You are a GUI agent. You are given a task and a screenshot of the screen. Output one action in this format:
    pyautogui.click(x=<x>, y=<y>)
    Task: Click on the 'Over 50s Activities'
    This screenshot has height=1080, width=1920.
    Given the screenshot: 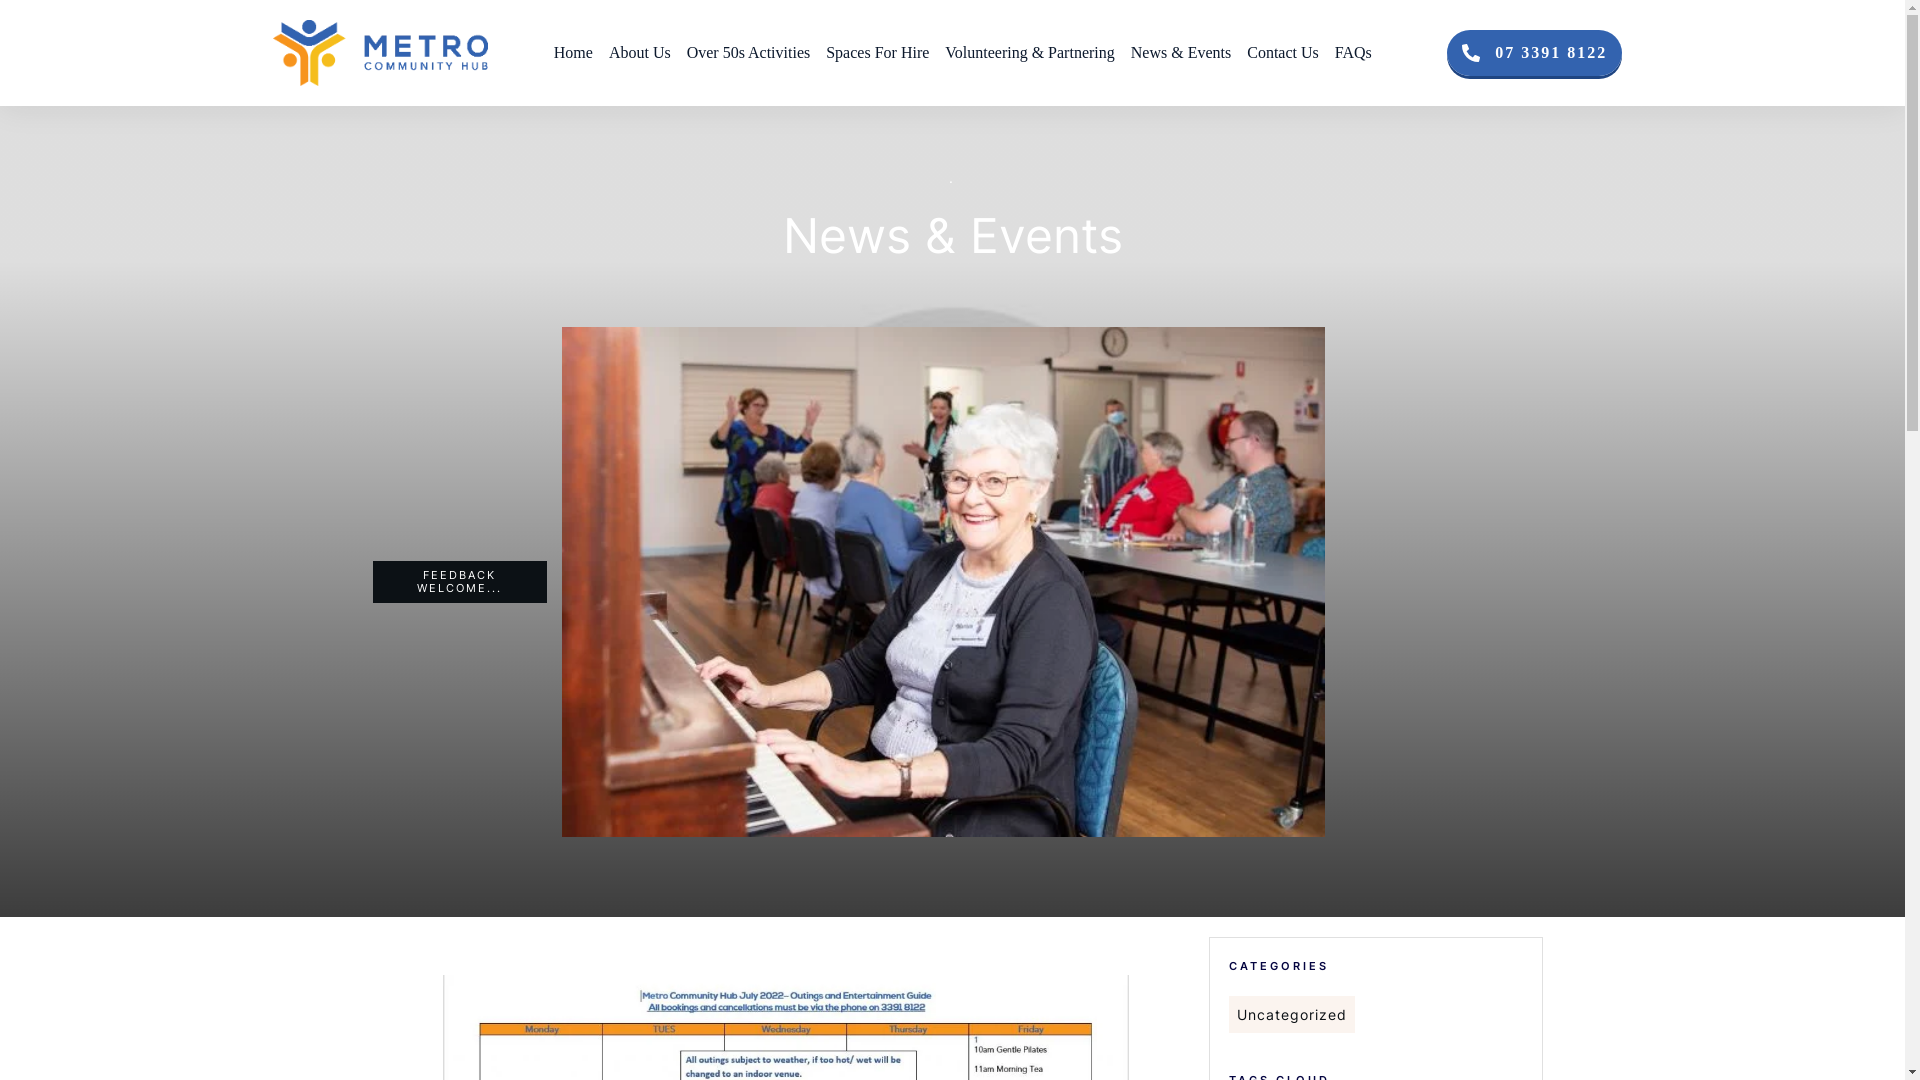 What is the action you would take?
    pyautogui.click(x=747, y=52)
    